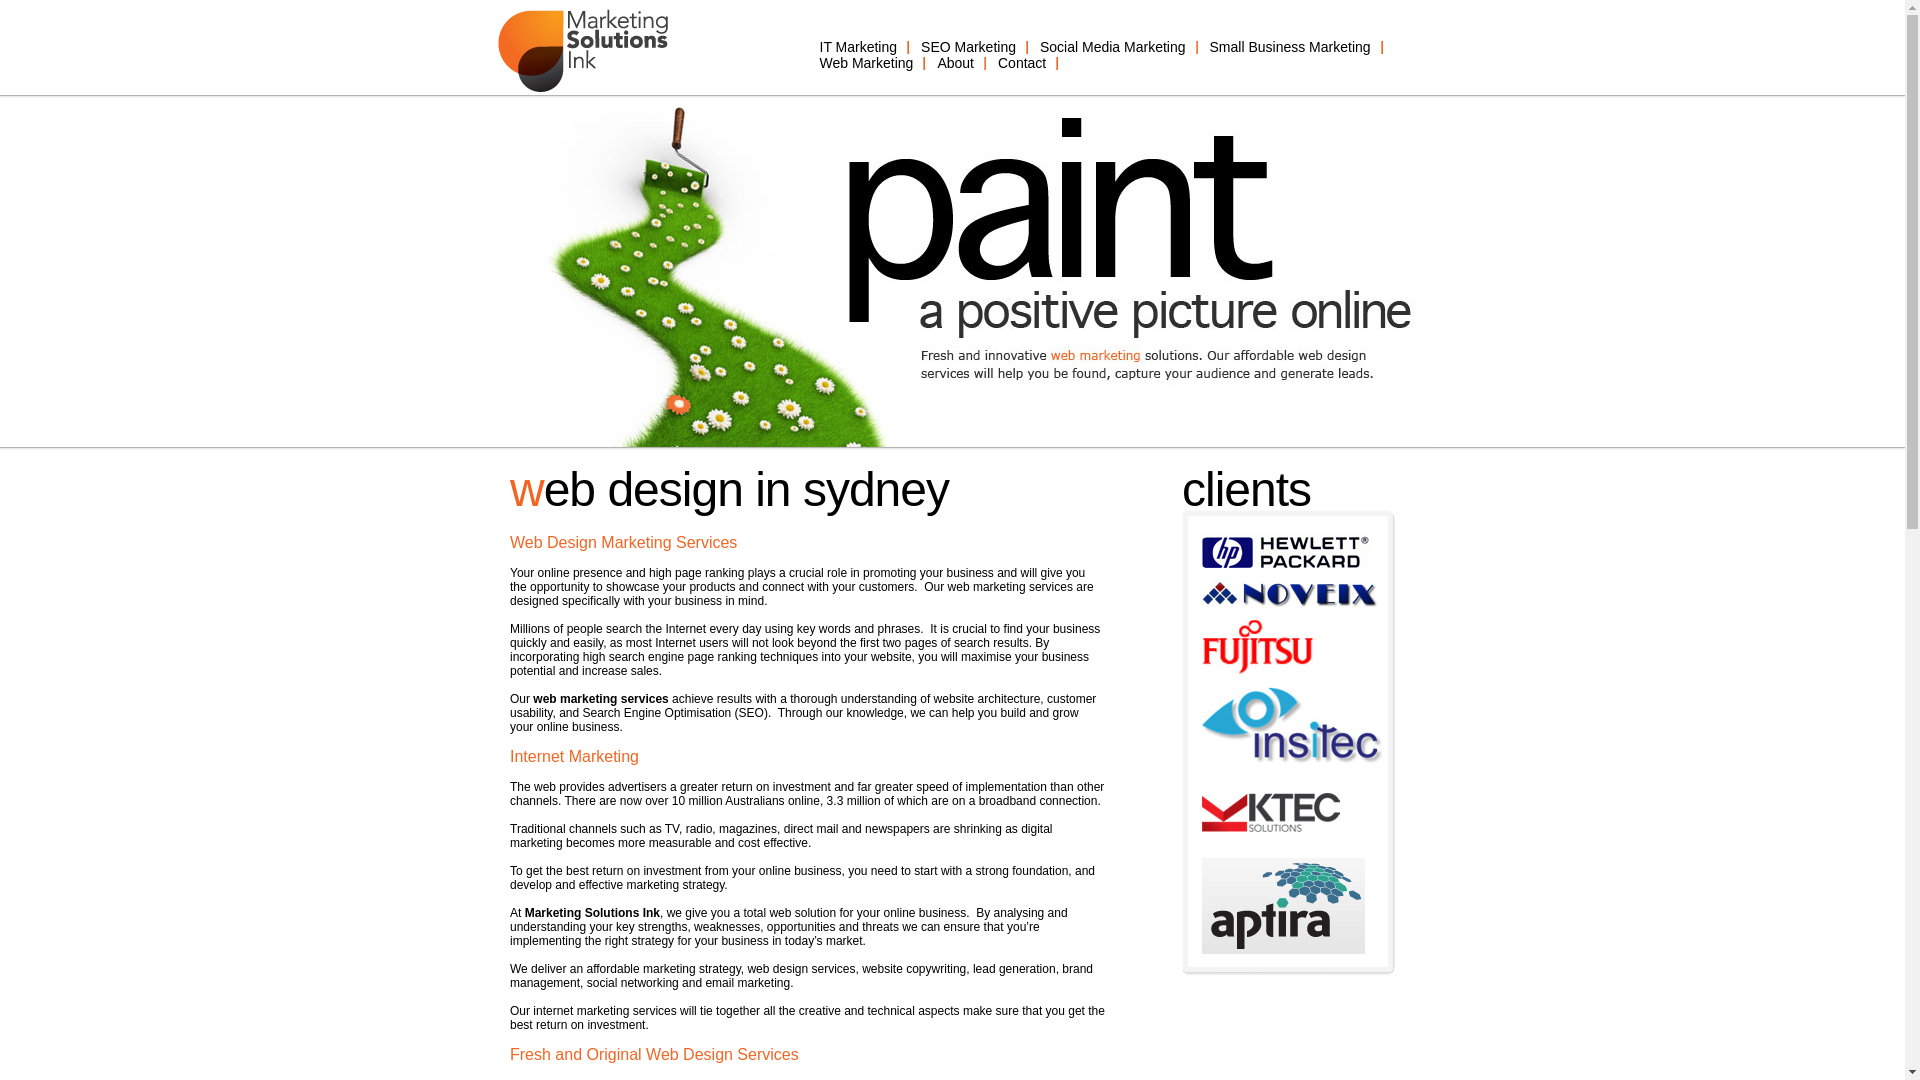 Image resolution: width=1920 pixels, height=1080 pixels. I want to click on 'Small Business Marketing', so click(1290, 45).